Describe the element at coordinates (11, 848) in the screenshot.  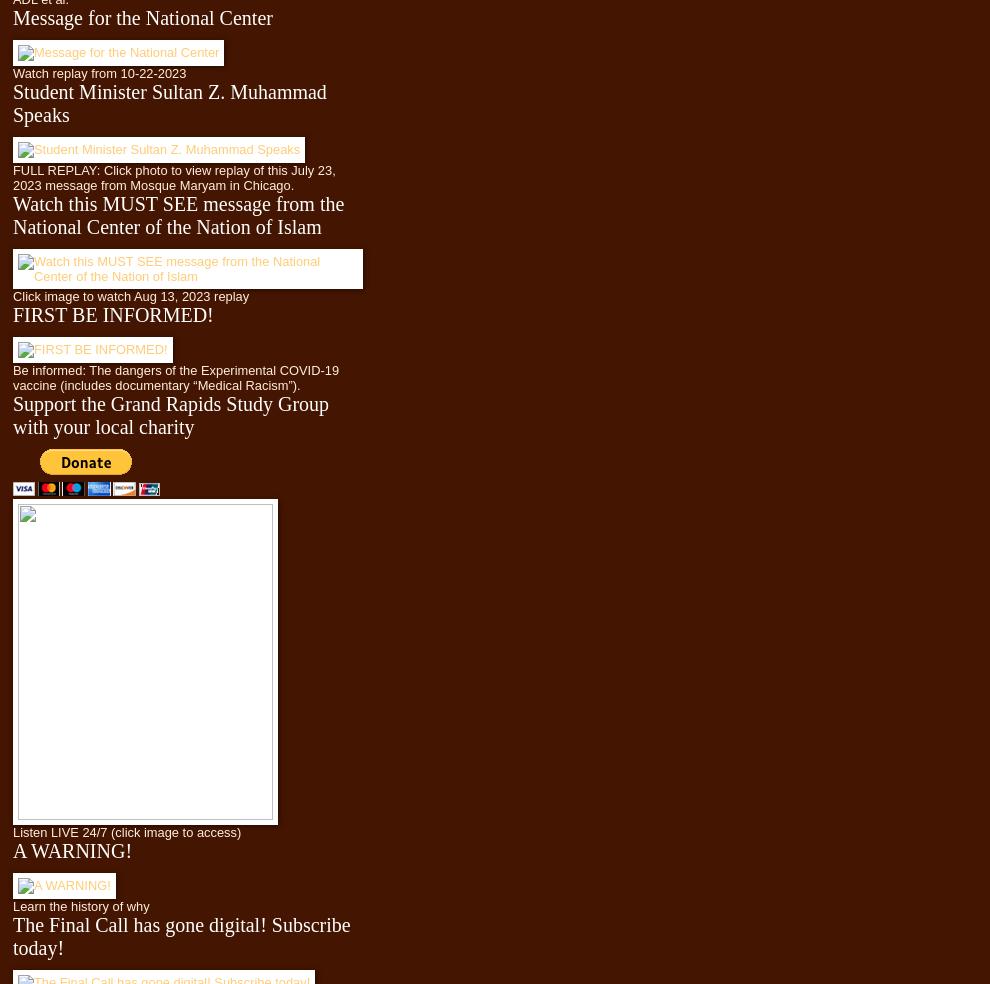
I see `'A WARNING!'` at that location.